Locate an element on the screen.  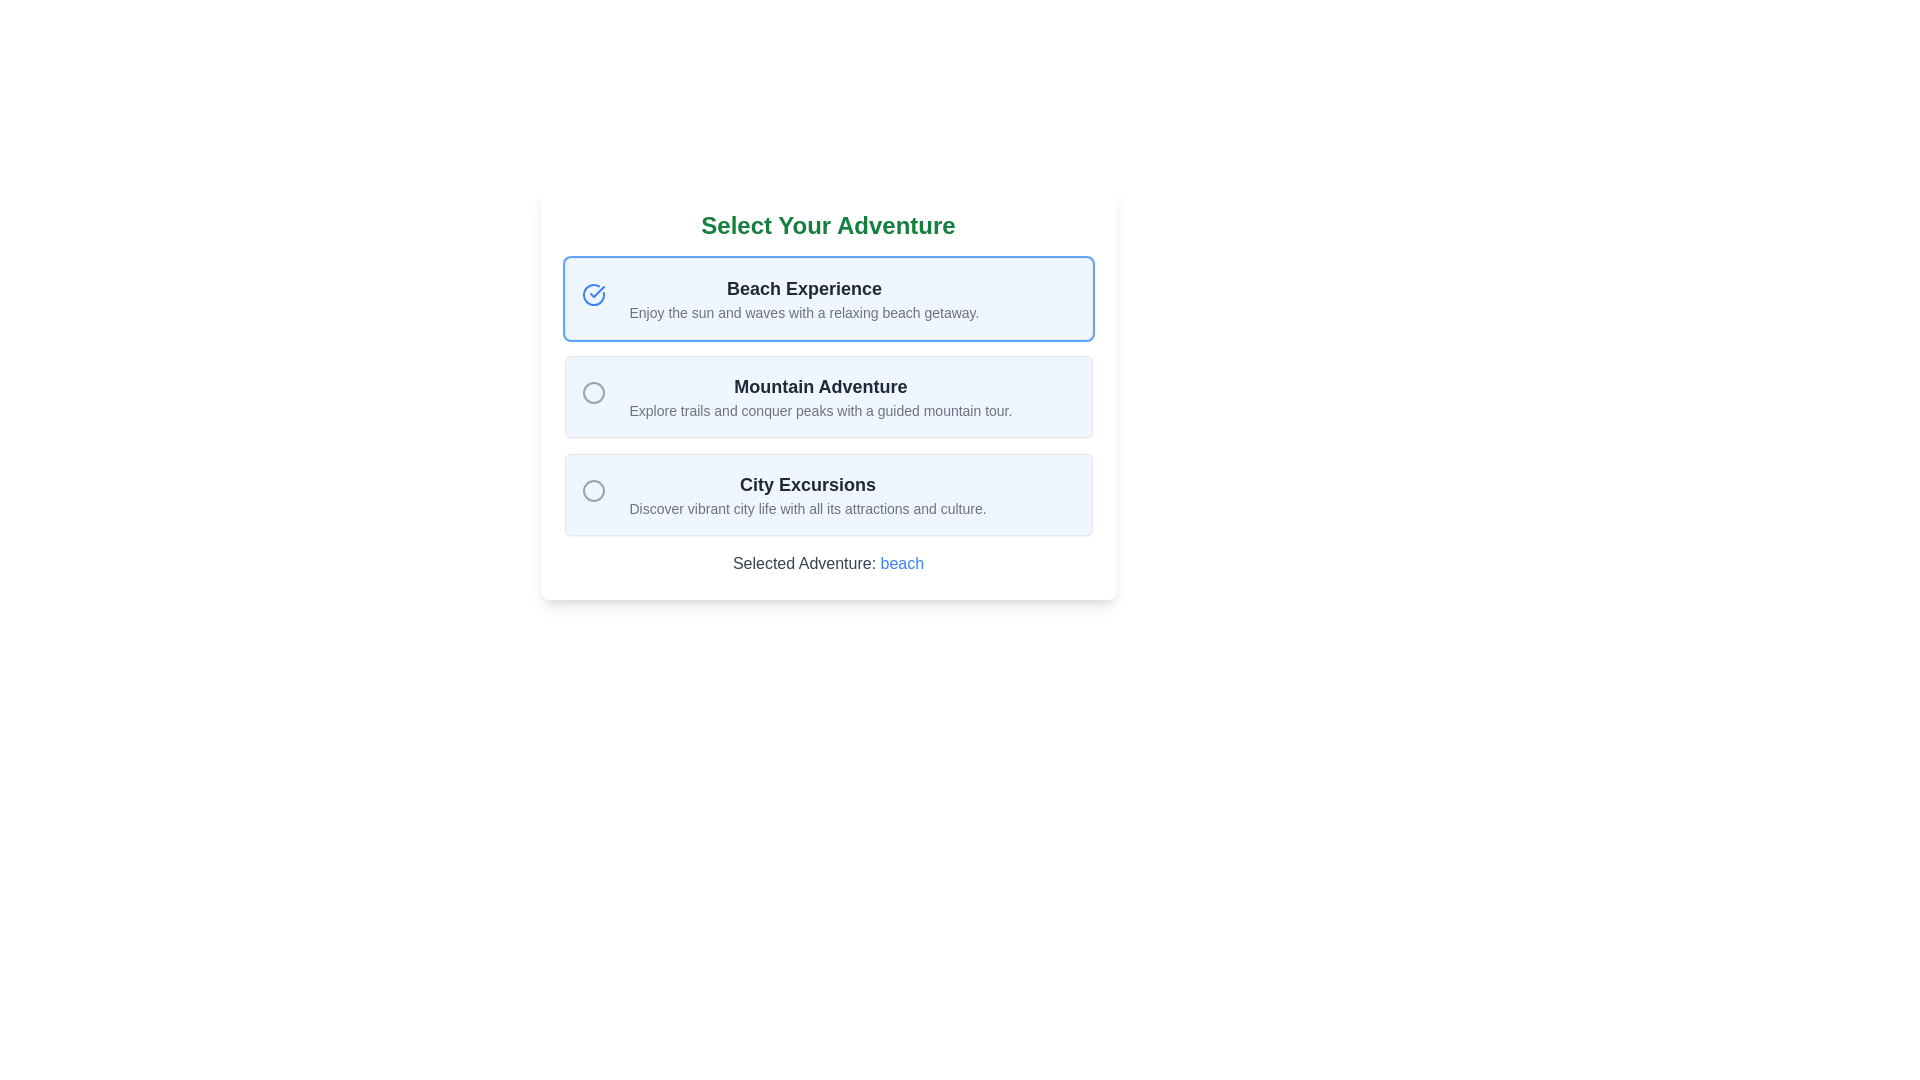
the 'City Excursions' selection icon located on the left side of its row is located at coordinates (596, 494).